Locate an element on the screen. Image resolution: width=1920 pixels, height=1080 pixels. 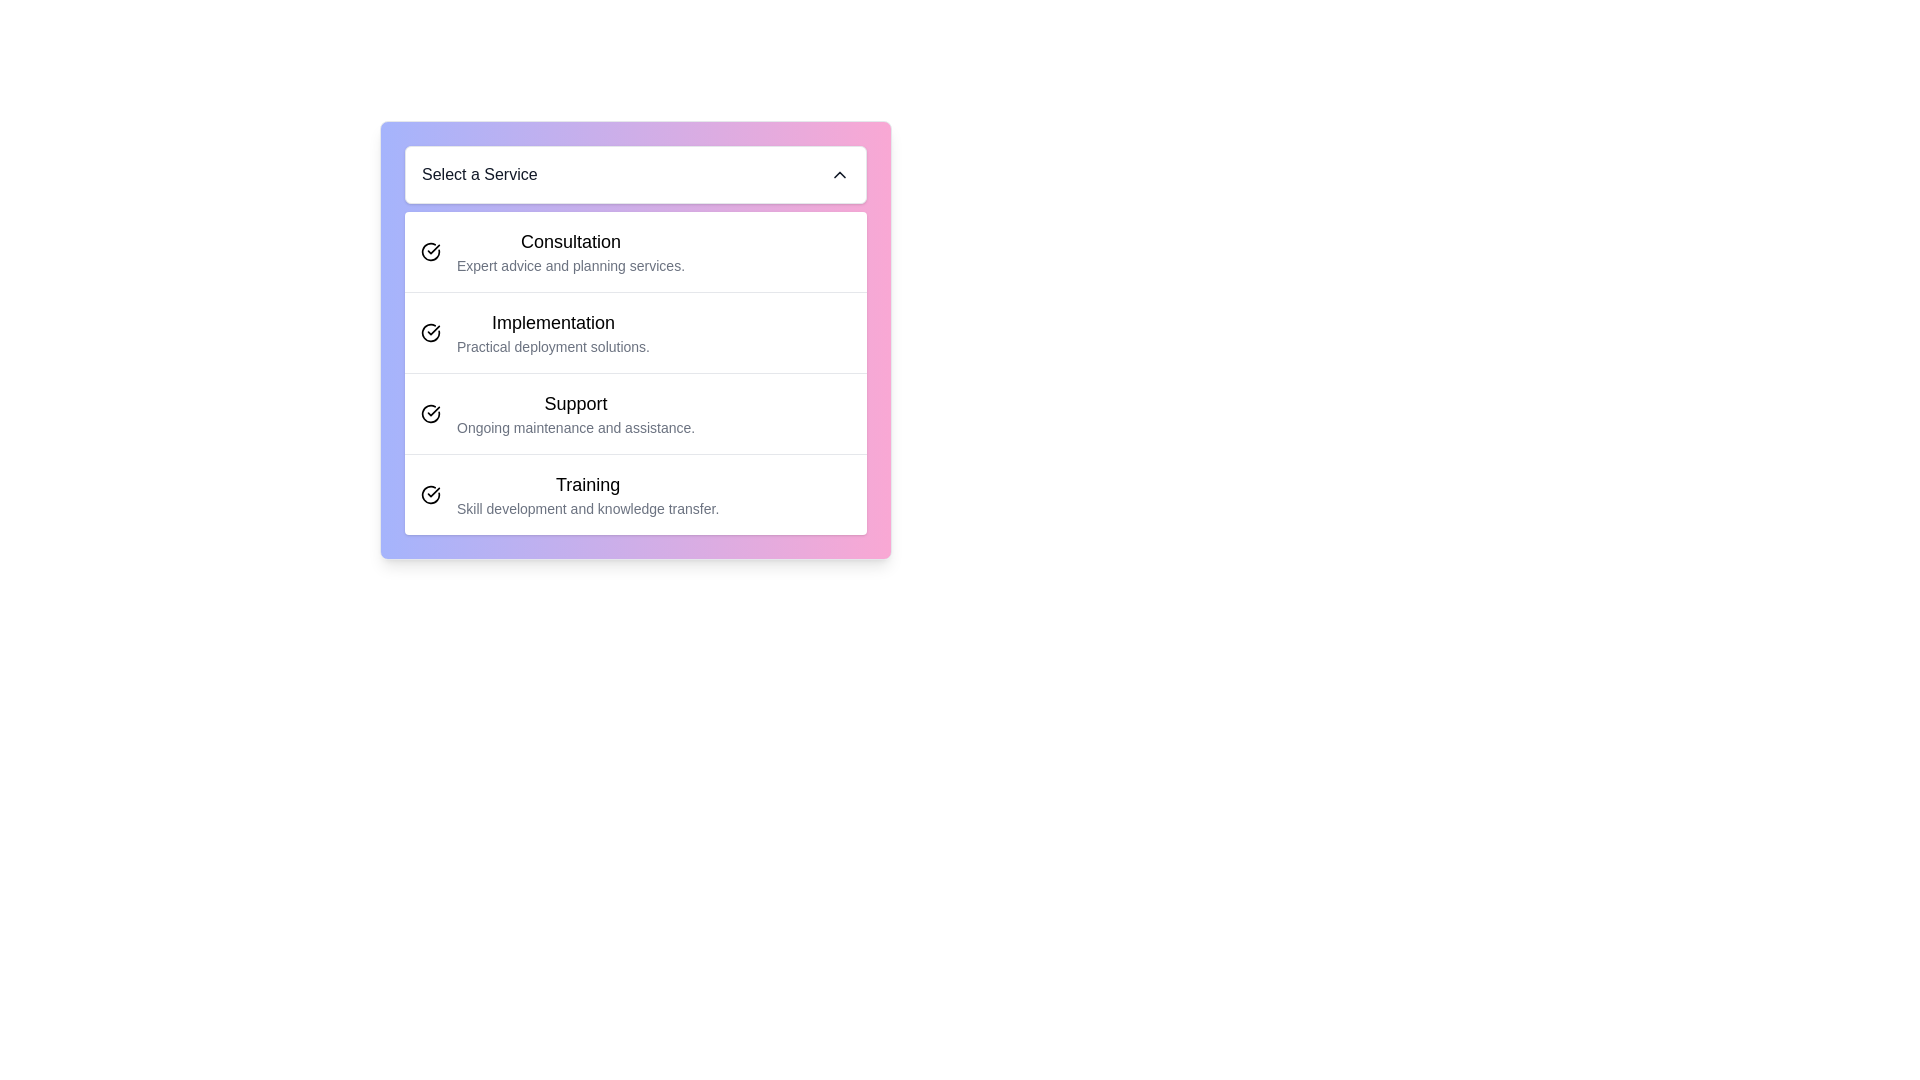
the circular checkmark icon that serves as the selection control for the 'Support' option is located at coordinates (430, 412).